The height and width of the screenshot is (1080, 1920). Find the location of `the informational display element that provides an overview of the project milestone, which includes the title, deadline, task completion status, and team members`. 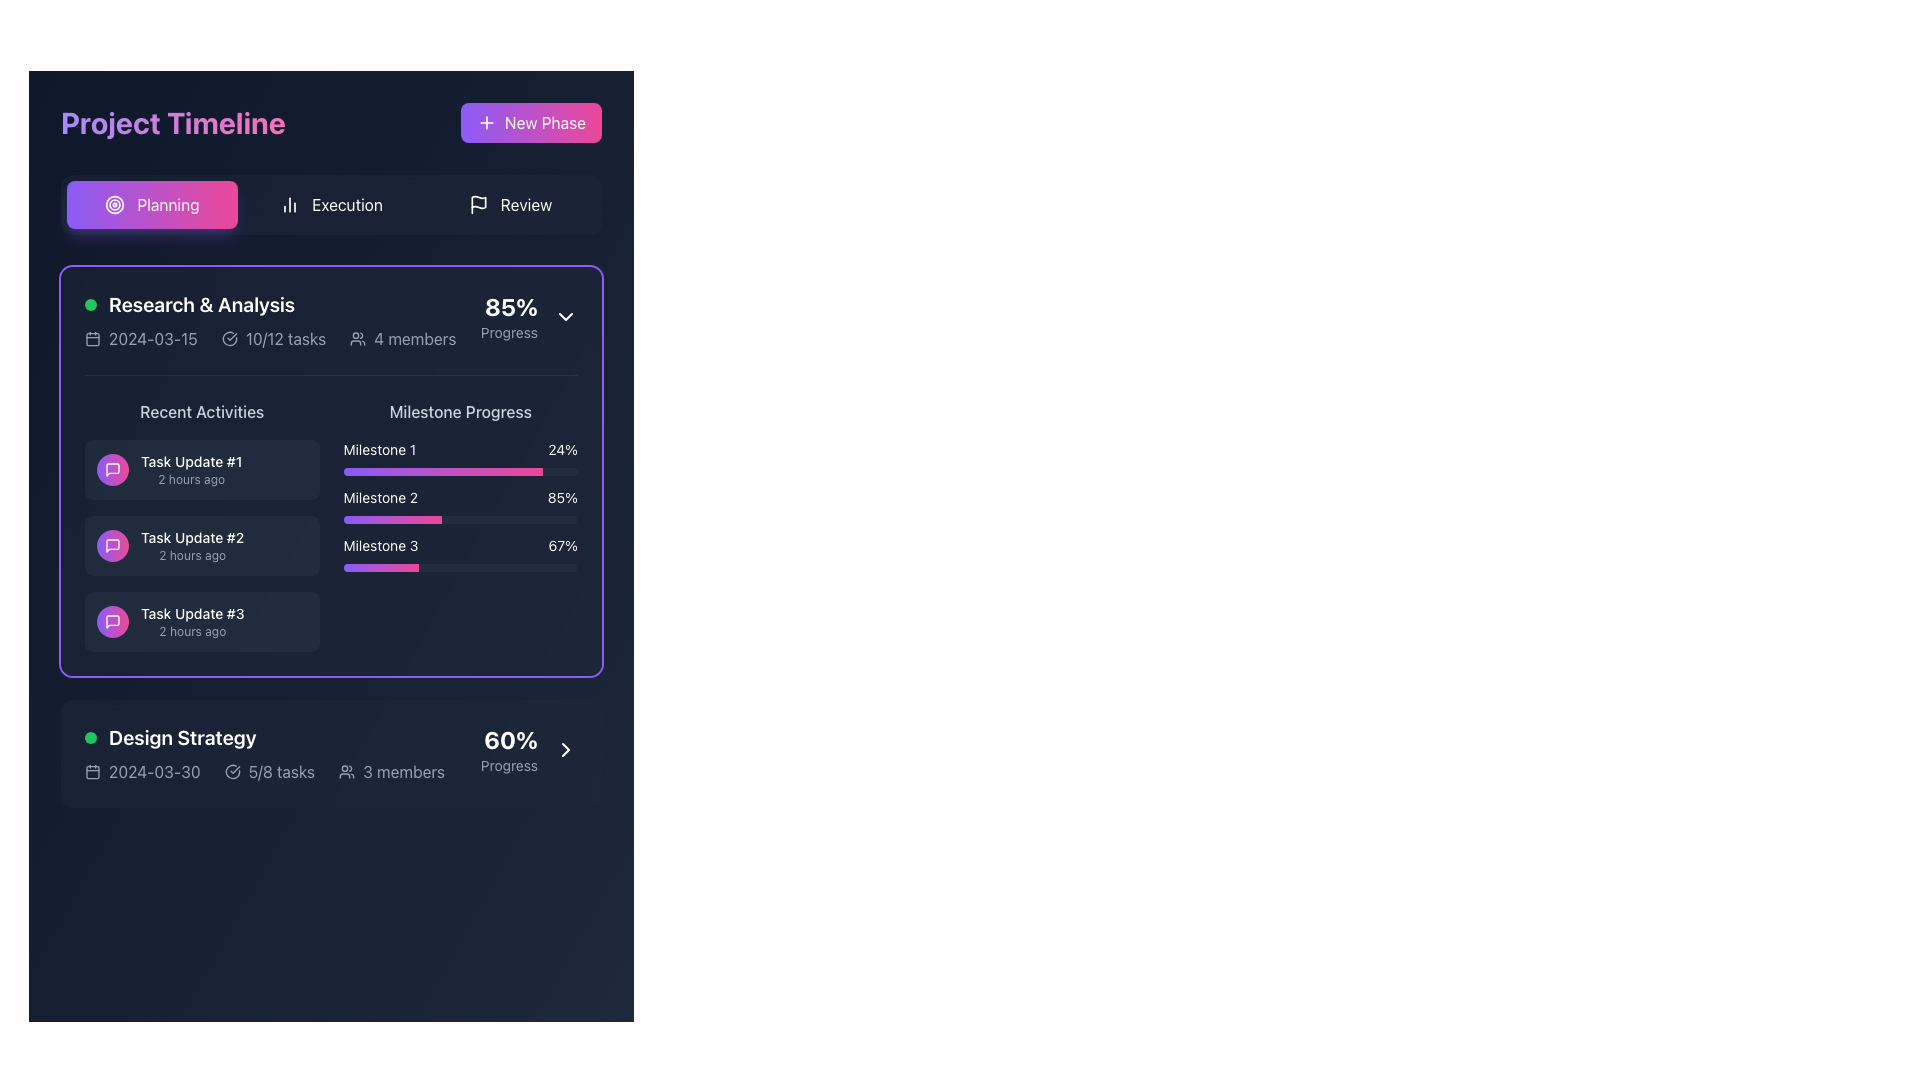

the informational display element that provides an overview of the project milestone, which includes the title, deadline, task completion status, and team members is located at coordinates (263, 753).